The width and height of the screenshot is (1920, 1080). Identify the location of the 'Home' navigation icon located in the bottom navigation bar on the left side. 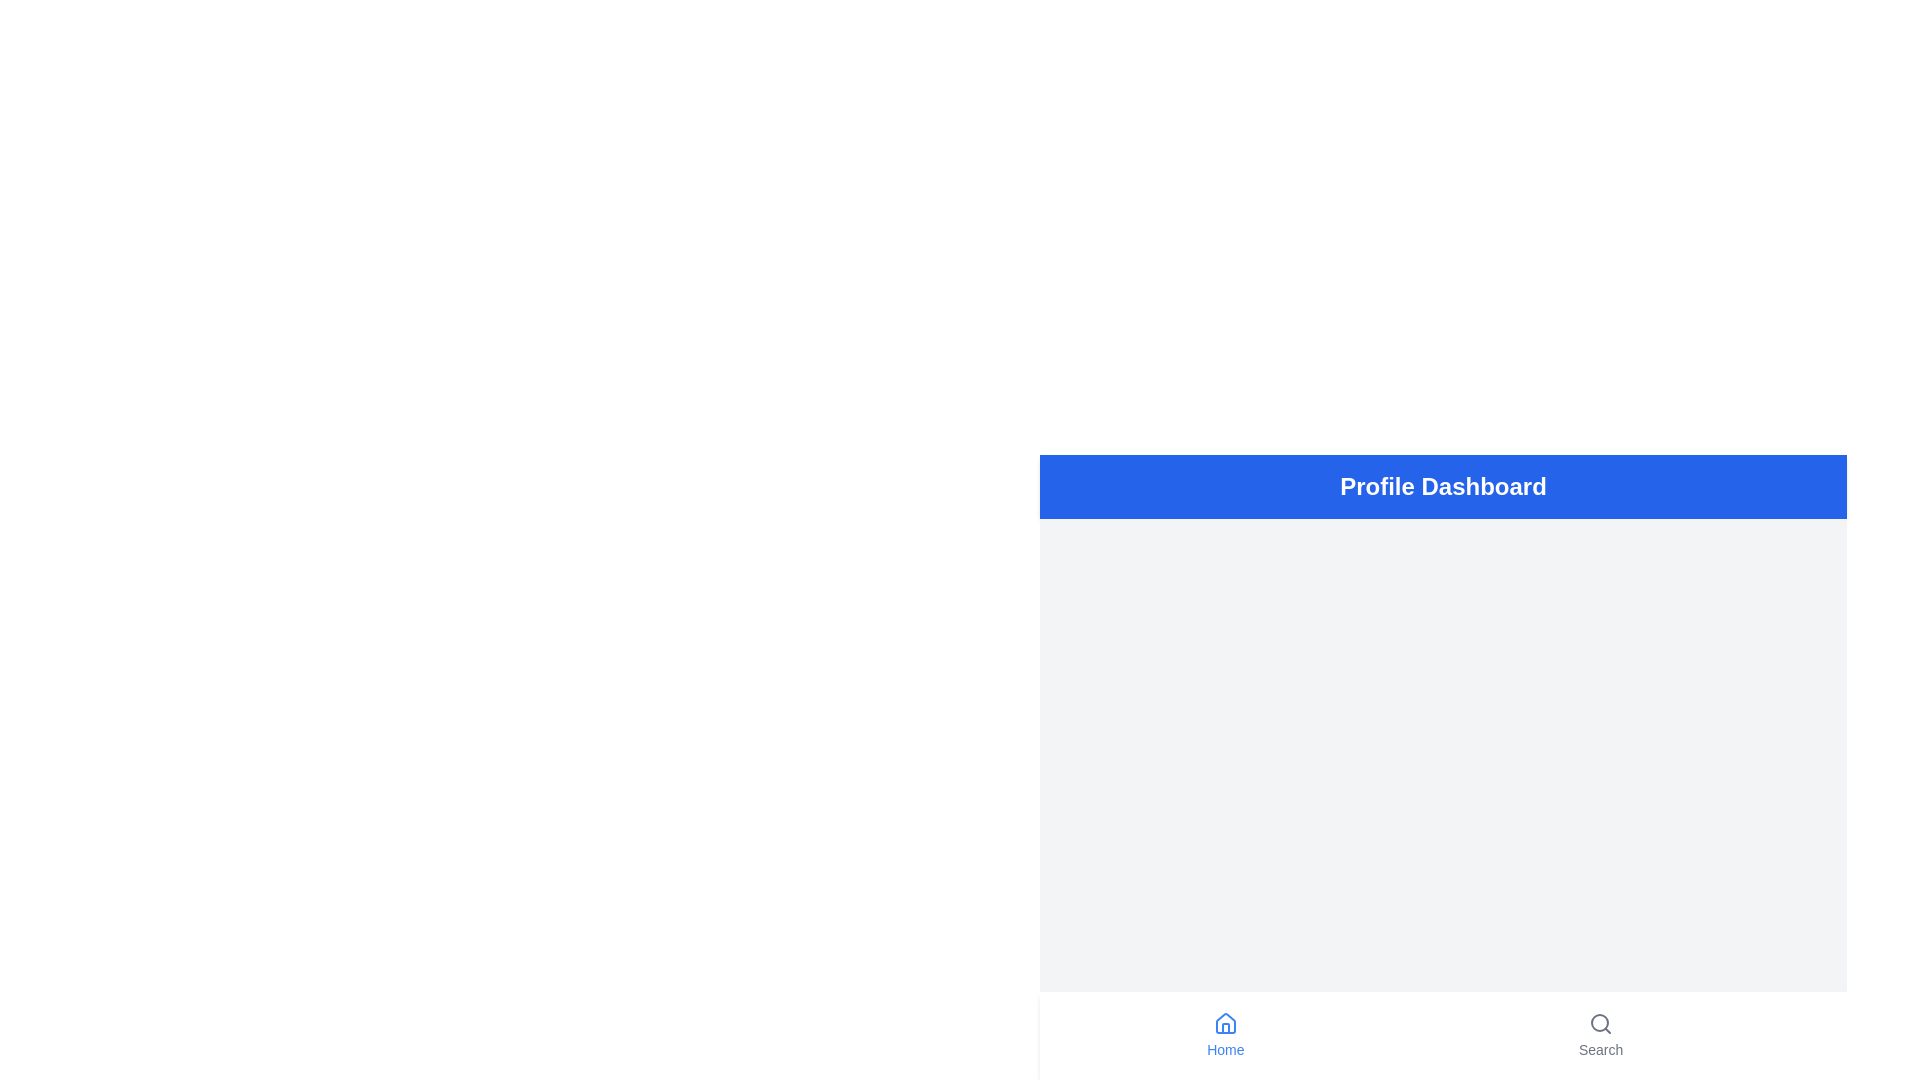
(1224, 1023).